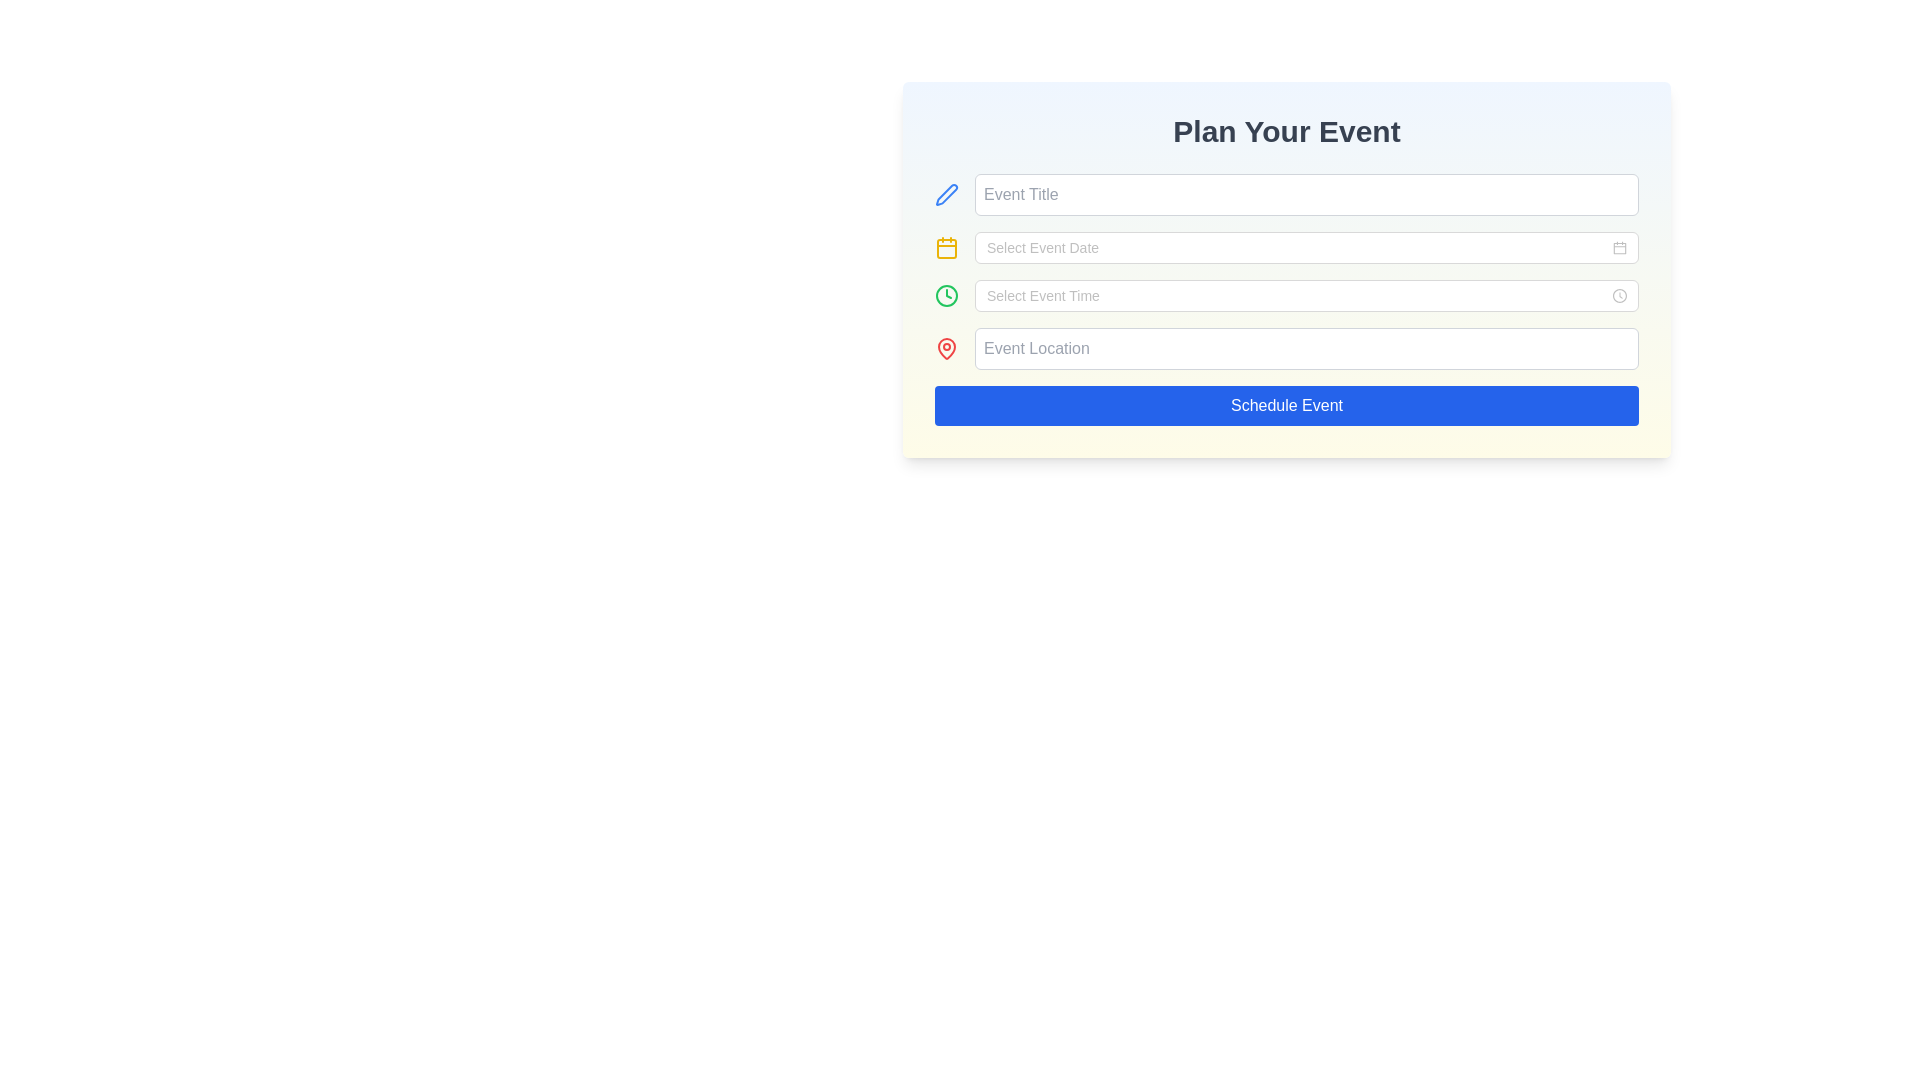 The width and height of the screenshot is (1920, 1080). I want to click on the 'Schedule Event' button, so click(1286, 405).